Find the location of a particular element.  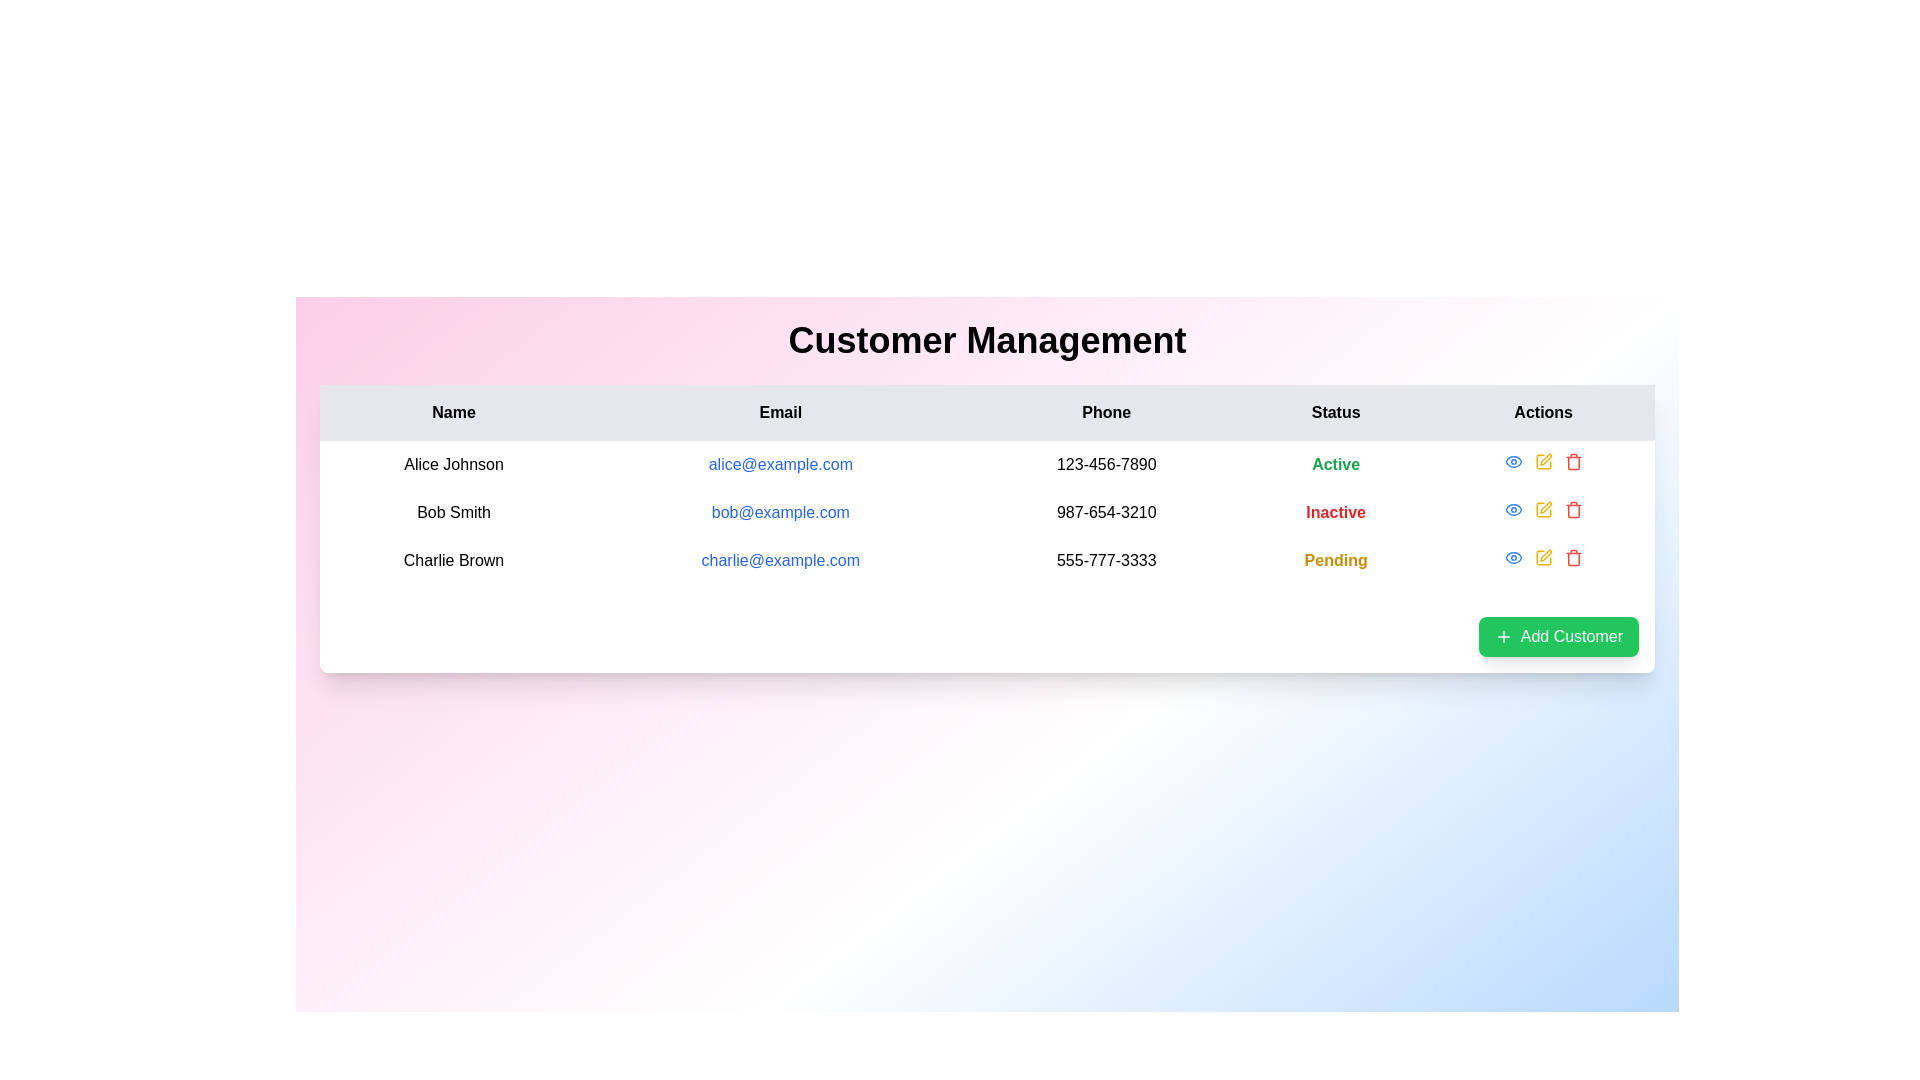

the edit icon button located in the actions column of the second row in the table, positioned between a blue view icon and a red delete icon is located at coordinates (1542, 508).